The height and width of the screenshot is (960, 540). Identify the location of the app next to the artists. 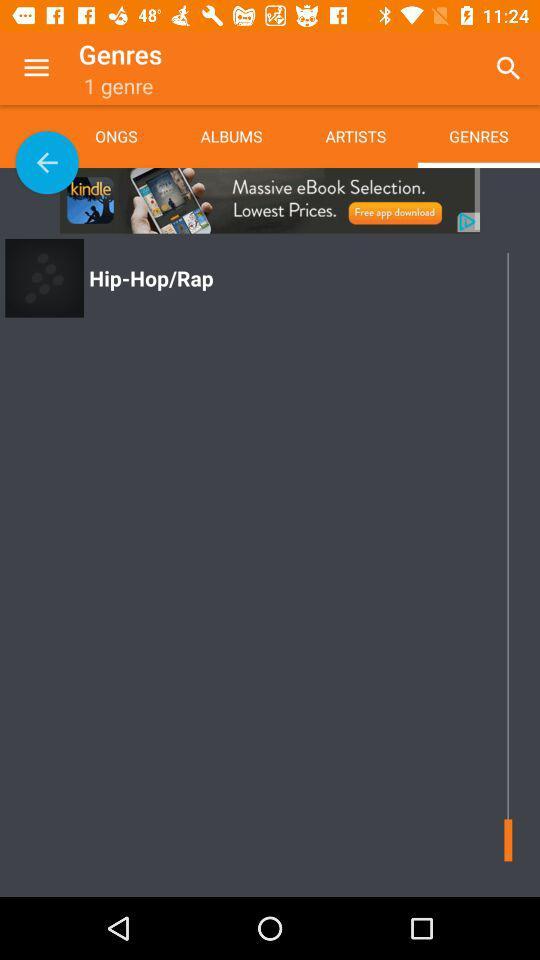
(230, 135).